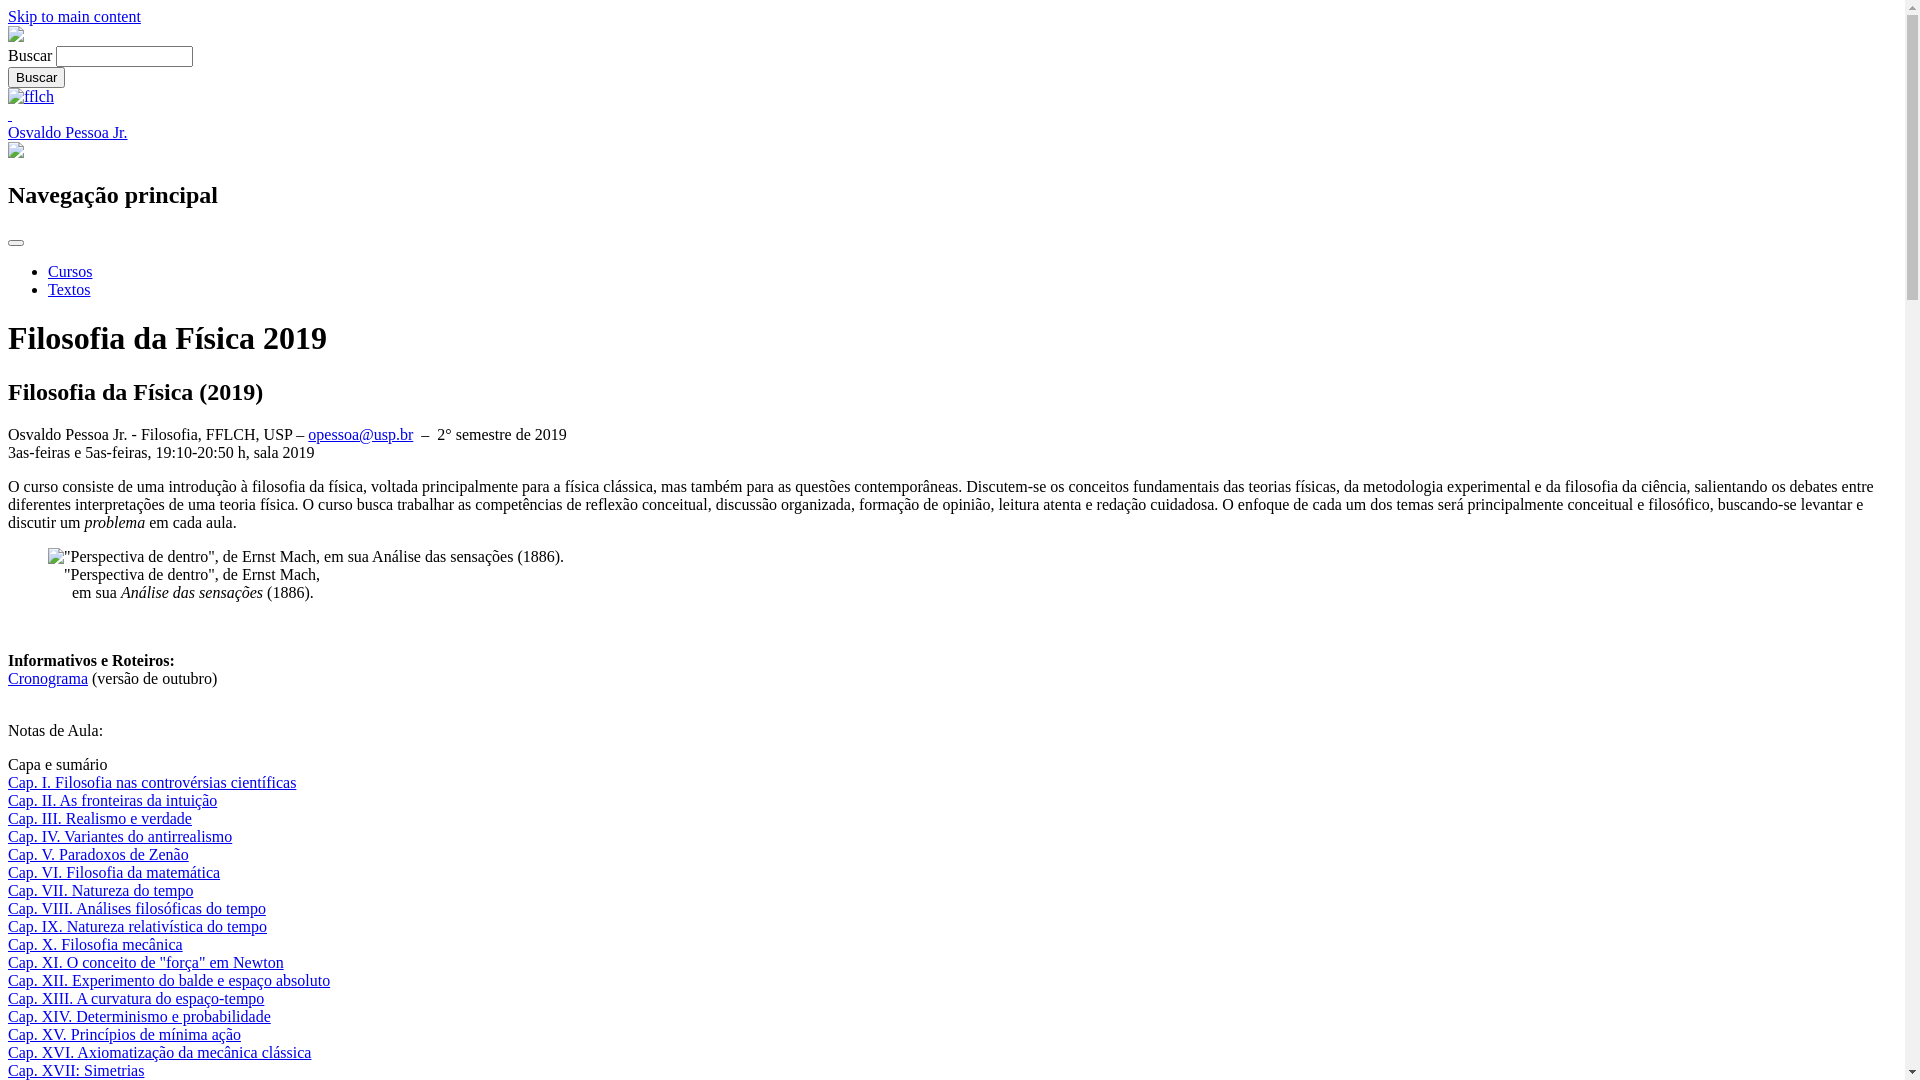 This screenshot has width=1920, height=1080. Describe the element at coordinates (70, 271) in the screenshot. I see `'Cursos'` at that location.